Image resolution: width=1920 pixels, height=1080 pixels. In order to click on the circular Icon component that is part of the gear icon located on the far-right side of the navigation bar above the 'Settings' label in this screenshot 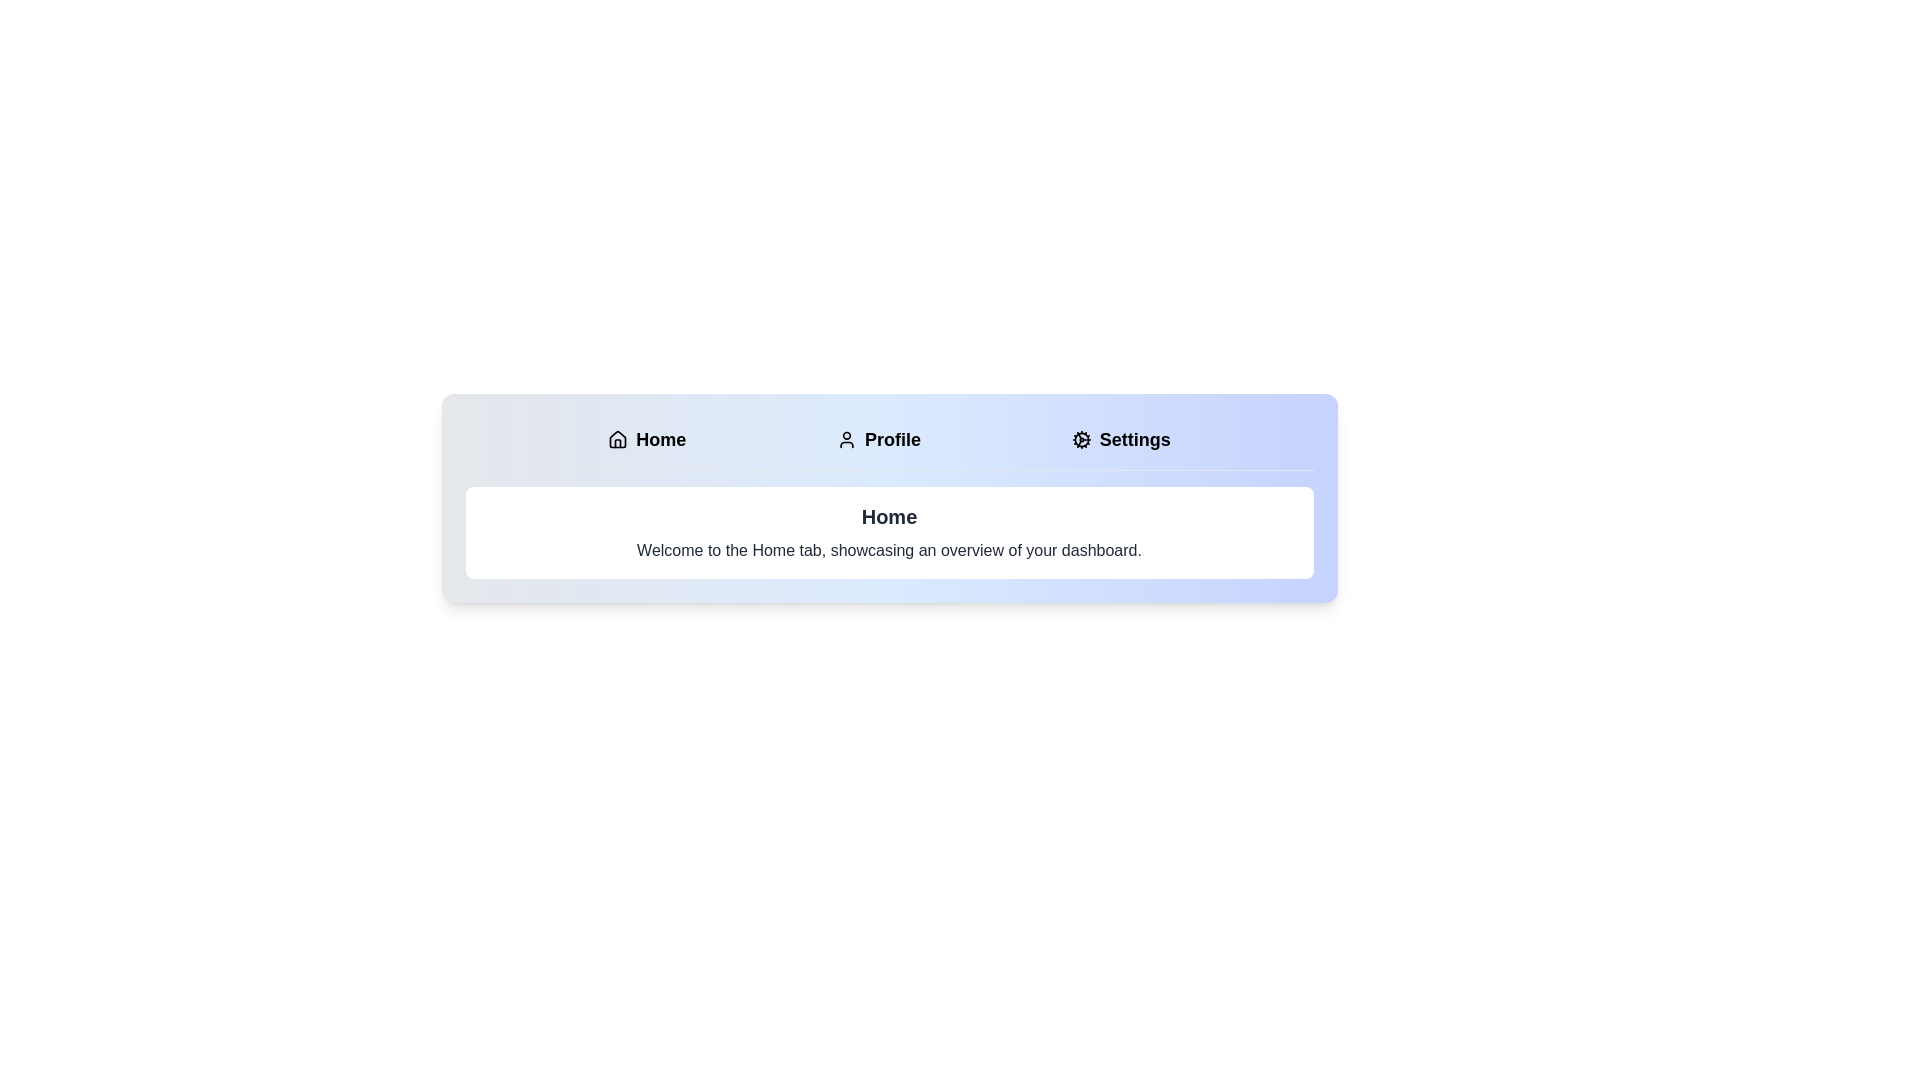, I will do `click(1080, 438)`.